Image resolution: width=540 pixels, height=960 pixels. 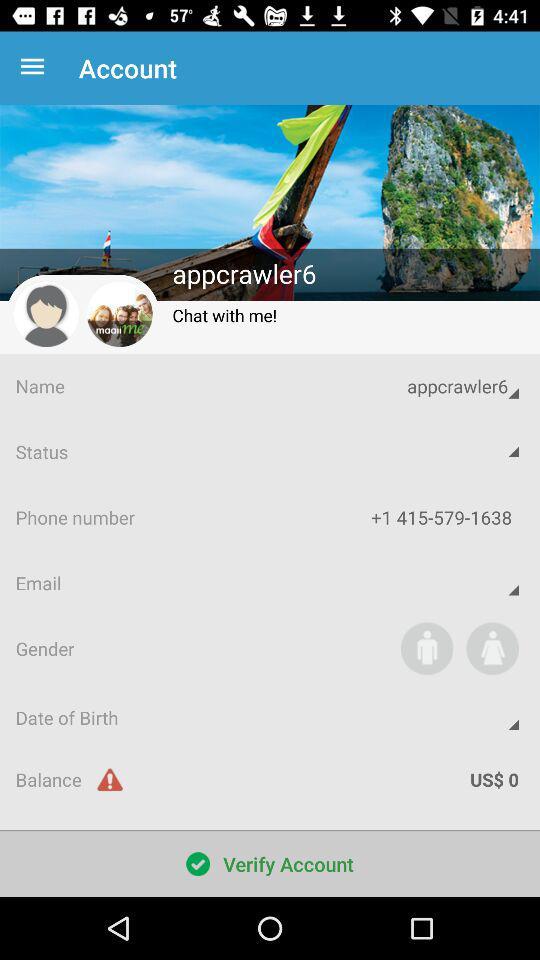 I want to click on app above the date of birth app, so click(x=491, y=647).